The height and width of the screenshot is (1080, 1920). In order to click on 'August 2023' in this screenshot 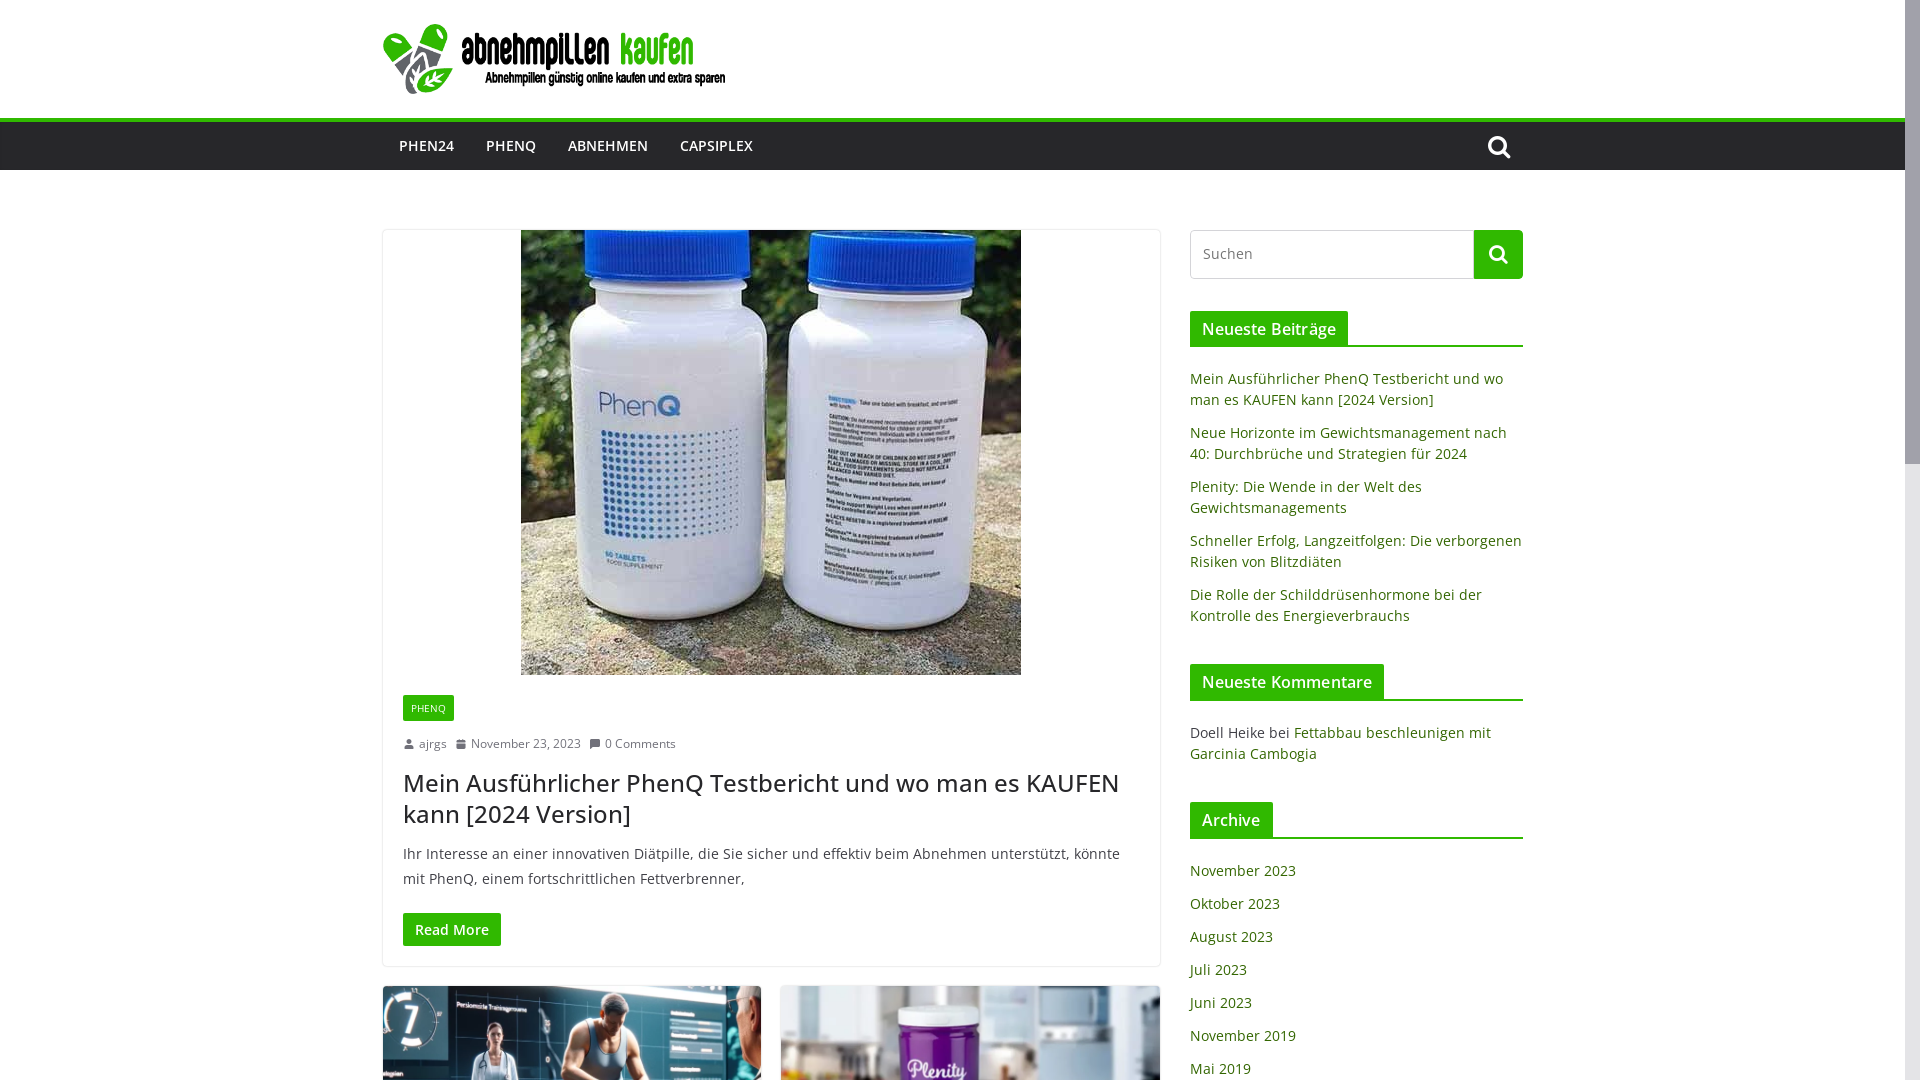, I will do `click(1190, 936)`.